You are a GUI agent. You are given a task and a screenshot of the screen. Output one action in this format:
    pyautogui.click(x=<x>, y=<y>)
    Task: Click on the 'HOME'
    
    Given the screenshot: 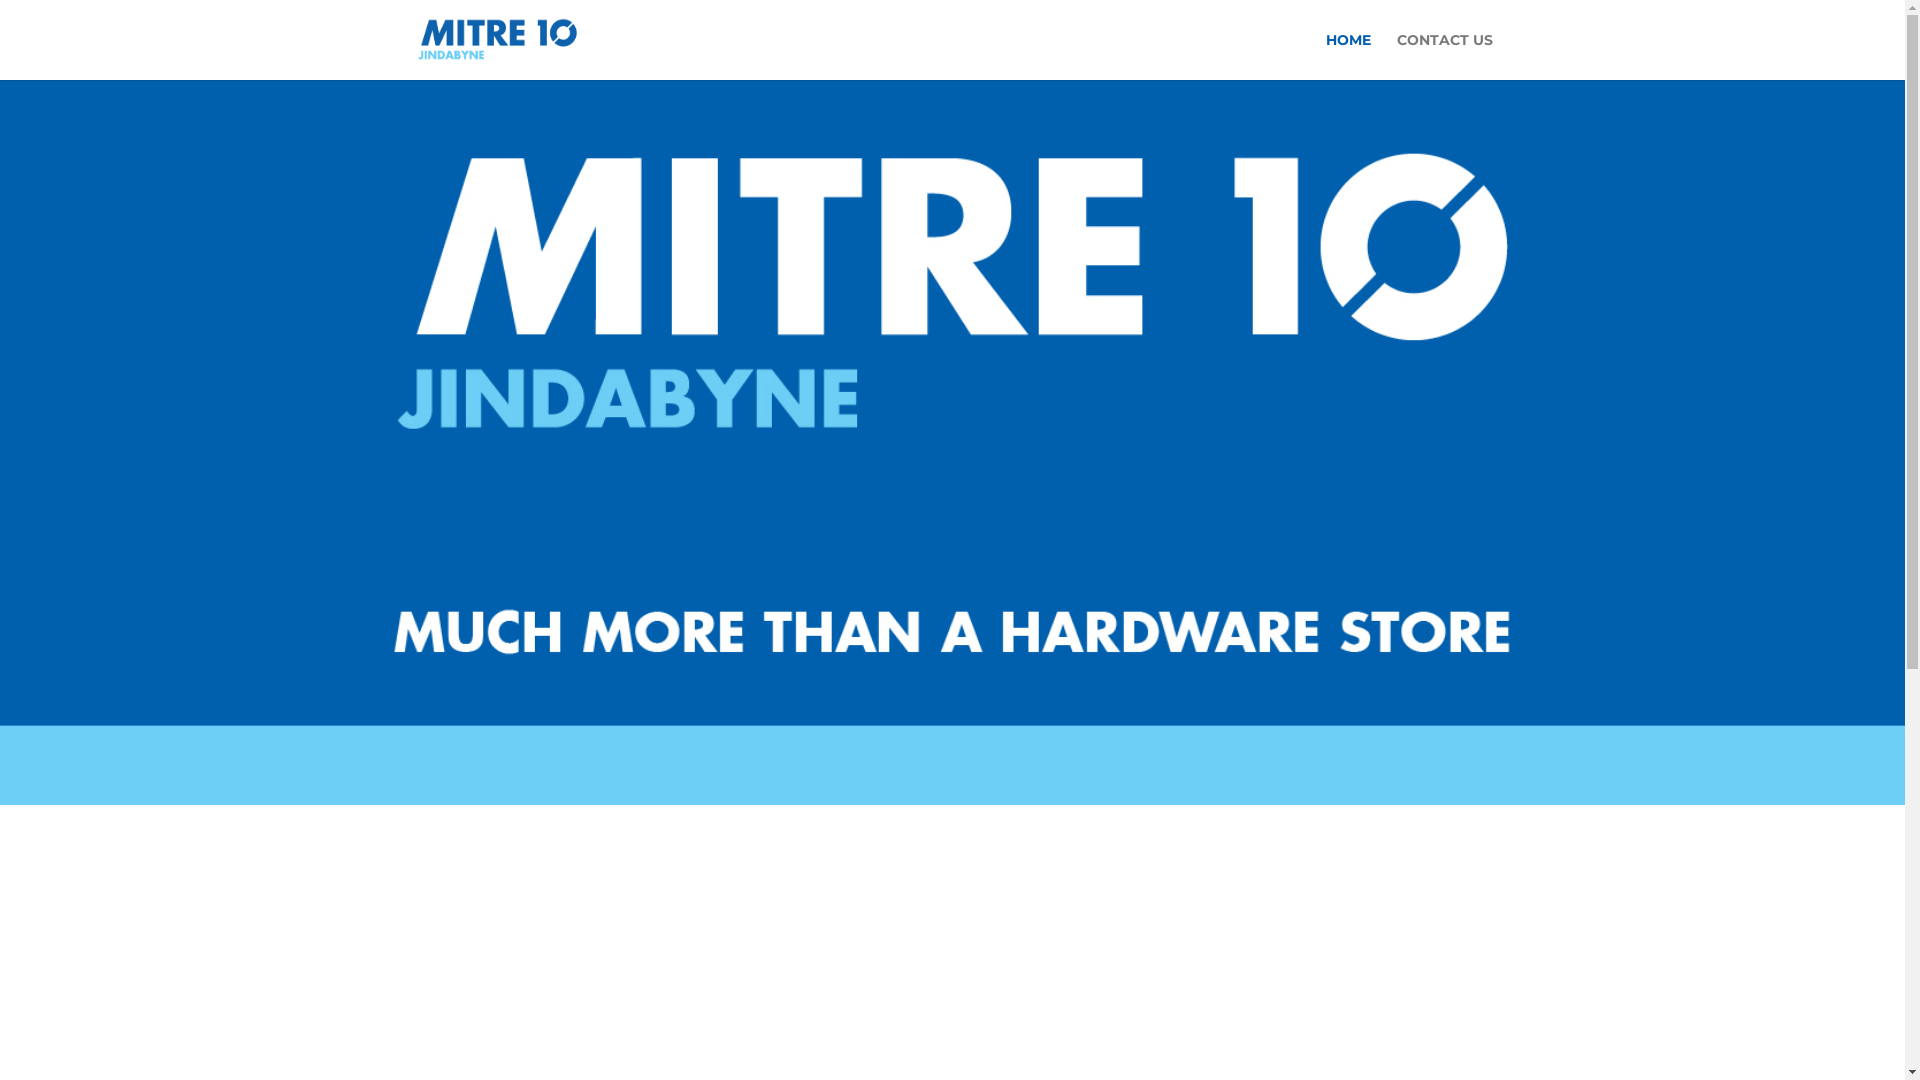 What is the action you would take?
    pyautogui.click(x=1325, y=55)
    